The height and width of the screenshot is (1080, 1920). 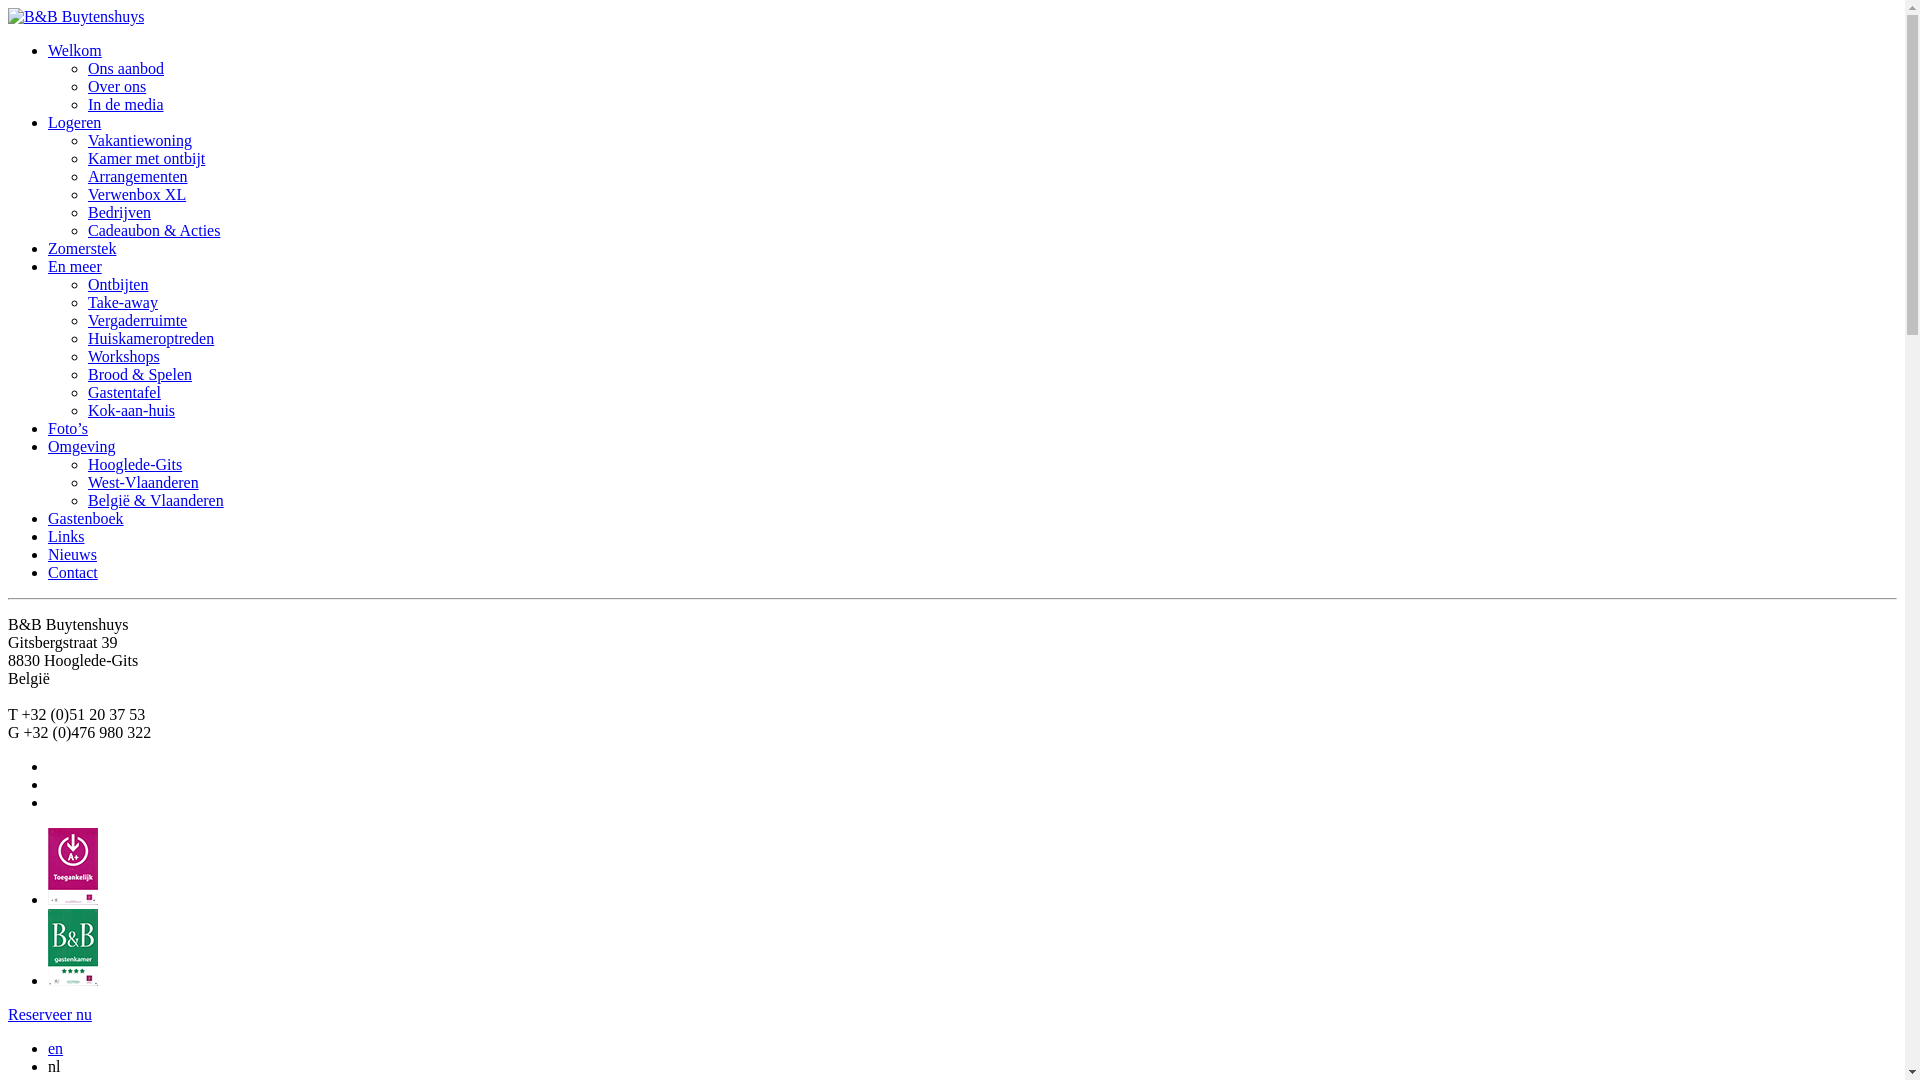 What do you see at coordinates (137, 175) in the screenshot?
I see `'Arrangementen'` at bounding box center [137, 175].